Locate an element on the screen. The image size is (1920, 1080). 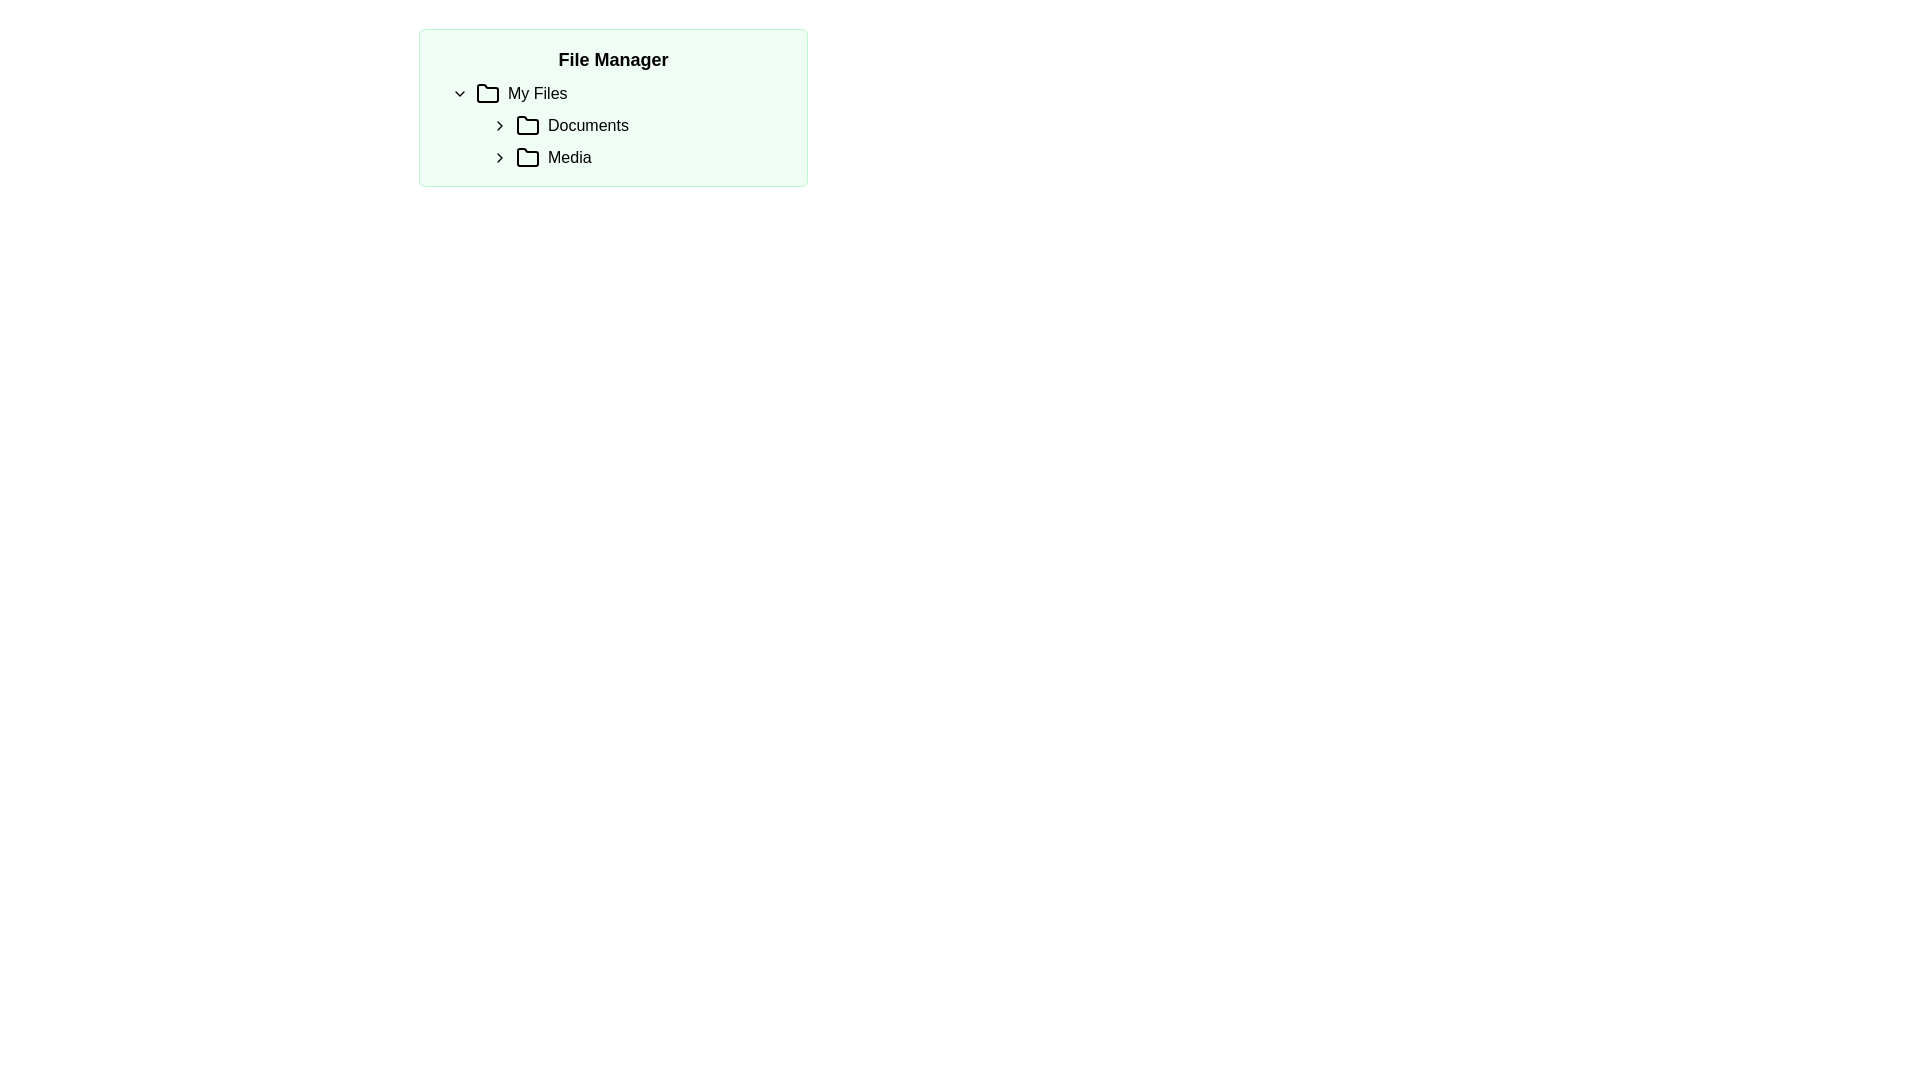
the black folder icon with rounded edges located to the left of the 'Documents' text in the 'File Manager' interface is located at coordinates (528, 126).